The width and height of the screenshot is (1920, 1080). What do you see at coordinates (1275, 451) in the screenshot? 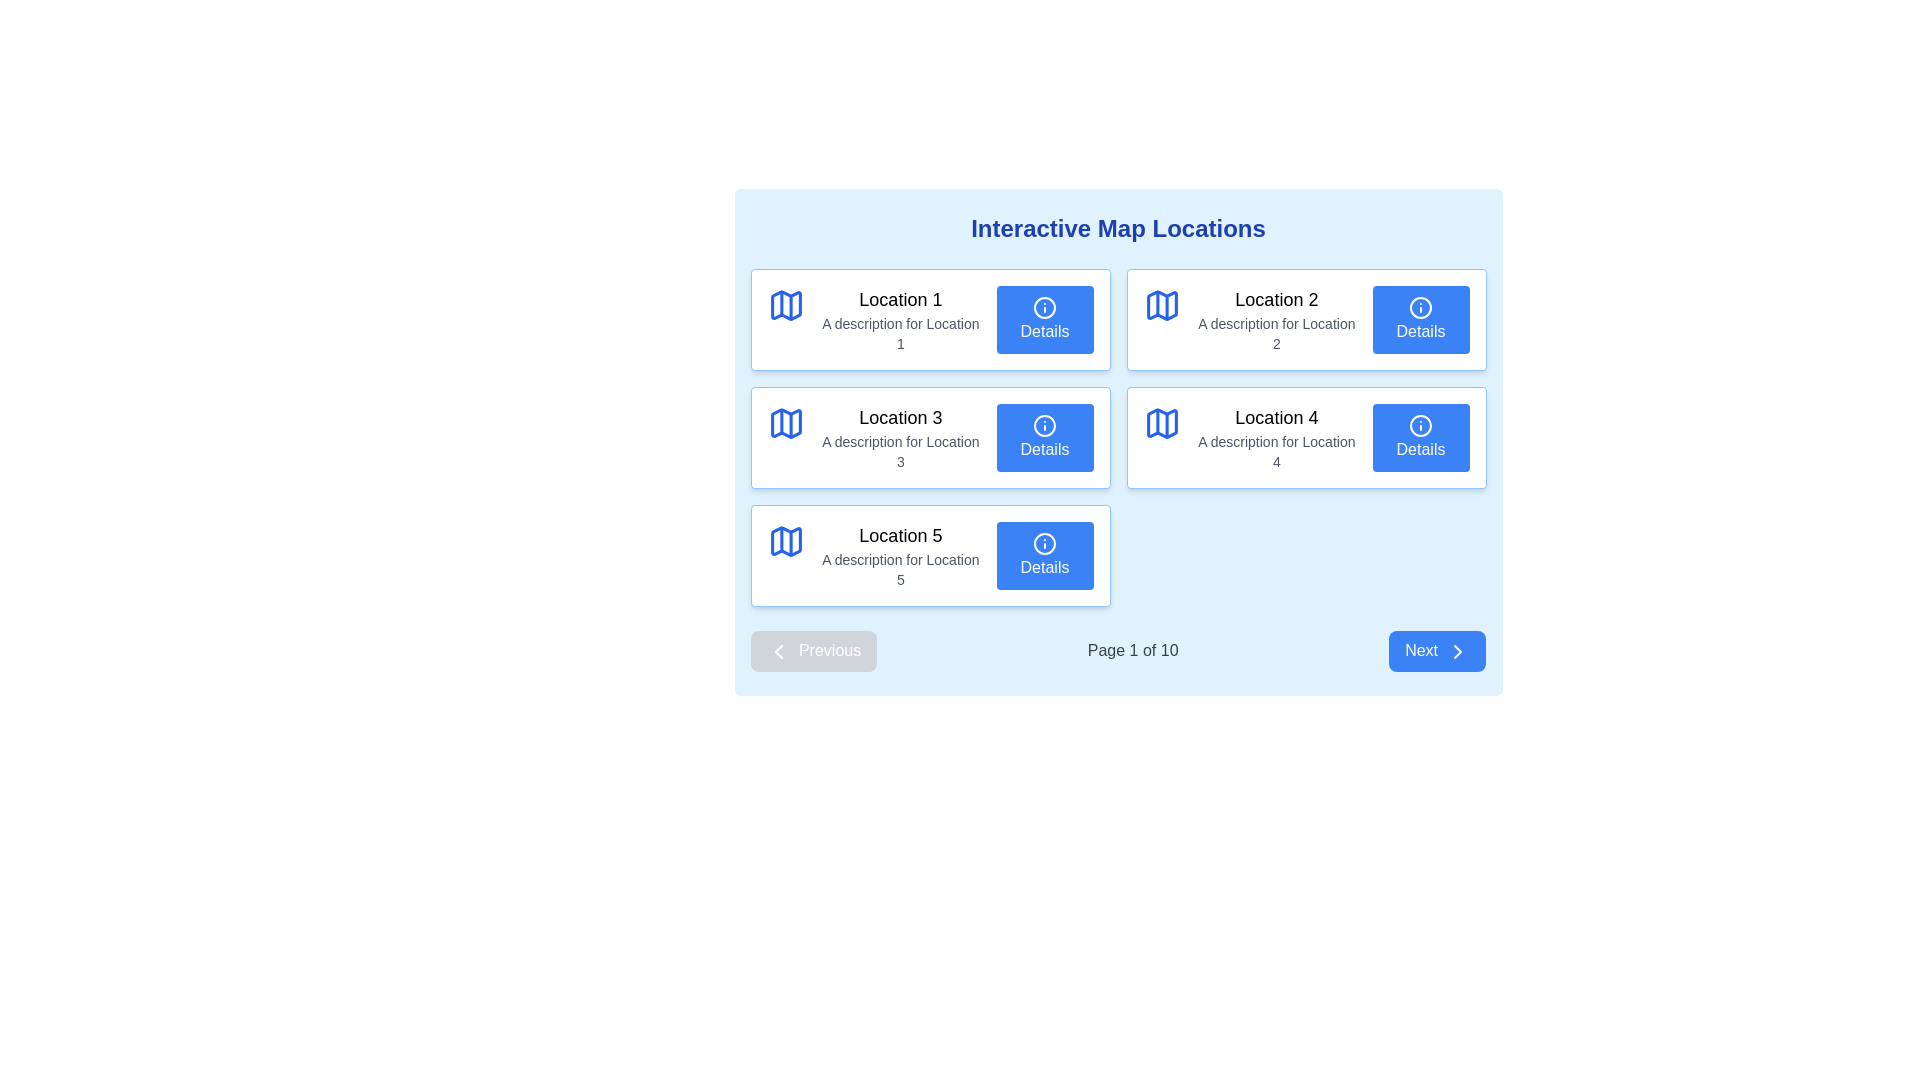
I see `the non-interactive informative text located directly below the headline 'Location 4' in the fourth box of the grid layout` at bounding box center [1275, 451].